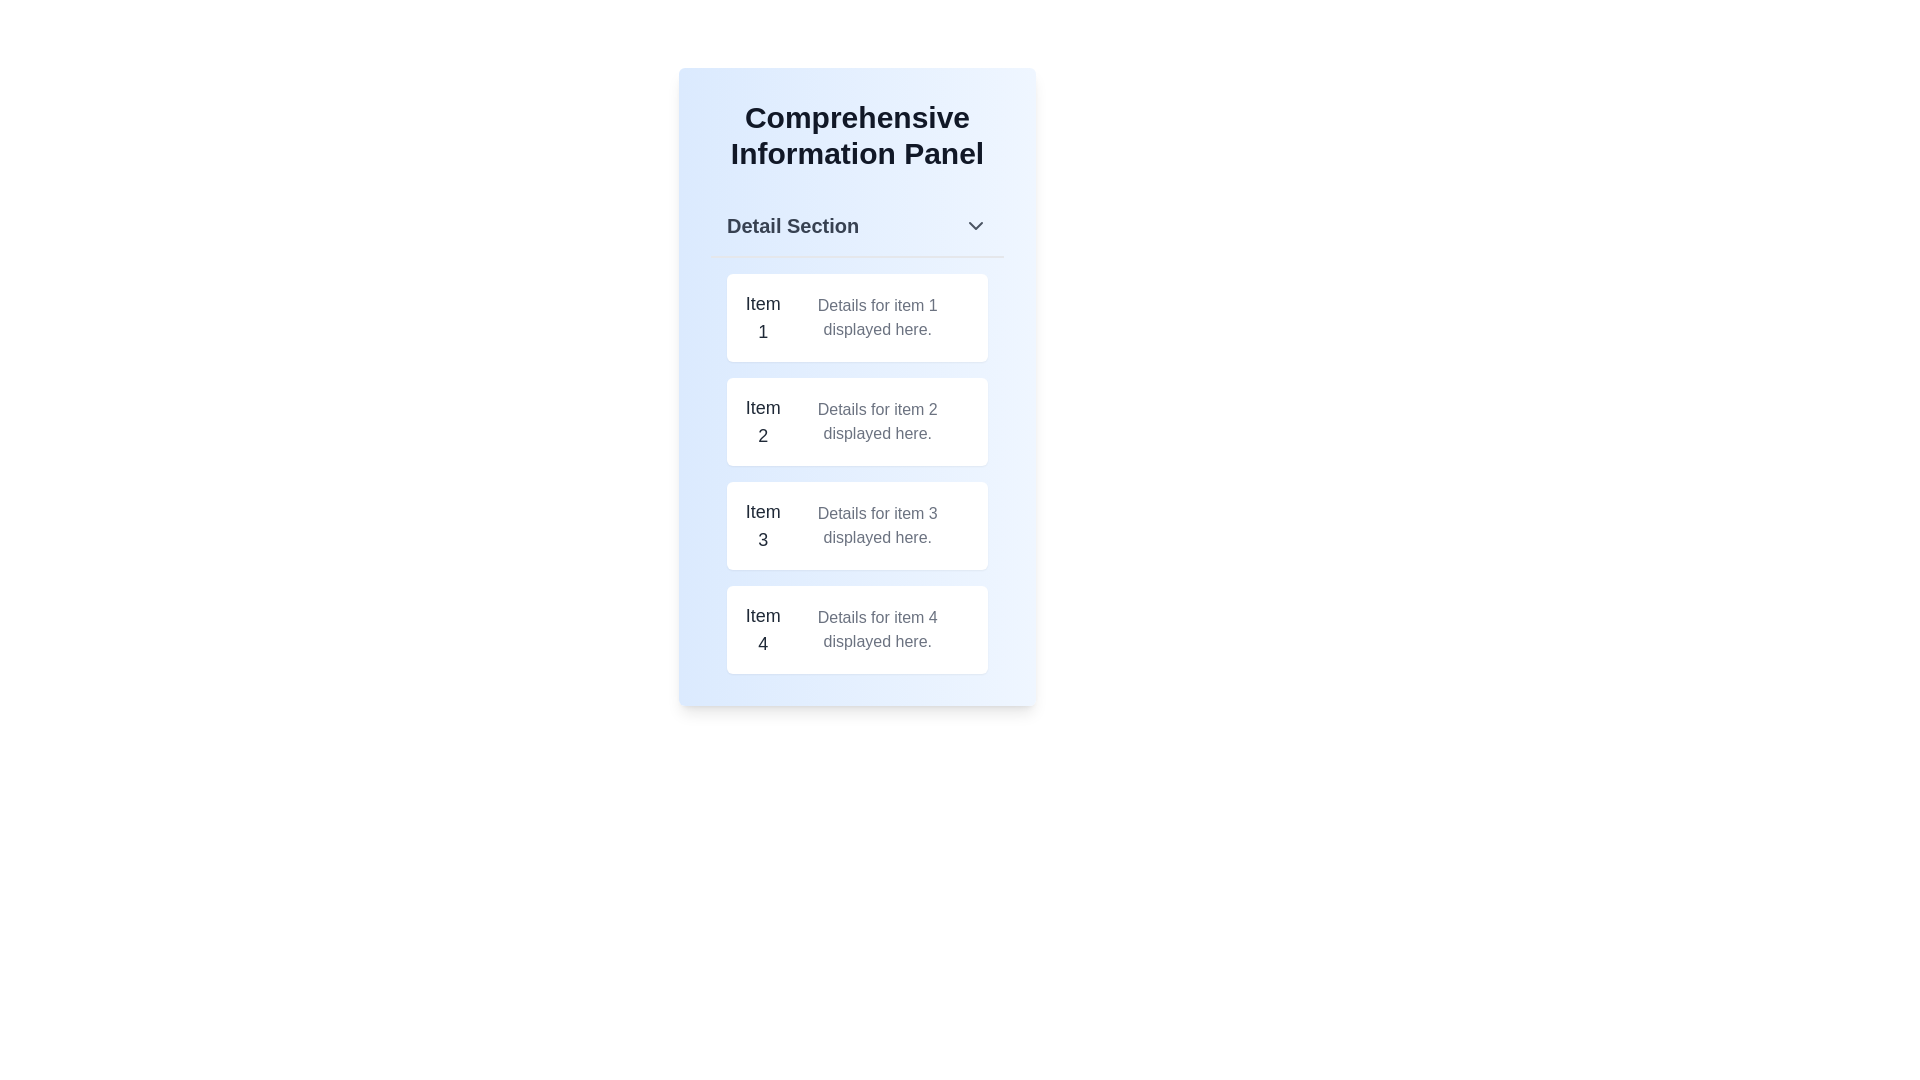 The height and width of the screenshot is (1080, 1920). What do you see at coordinates (857, 474) in the screenshot?
I see `the third item in the vertical list titled 'Item 3' within the light blue 'Comprehensive Information Panel'` at bounding box center [857, 474].